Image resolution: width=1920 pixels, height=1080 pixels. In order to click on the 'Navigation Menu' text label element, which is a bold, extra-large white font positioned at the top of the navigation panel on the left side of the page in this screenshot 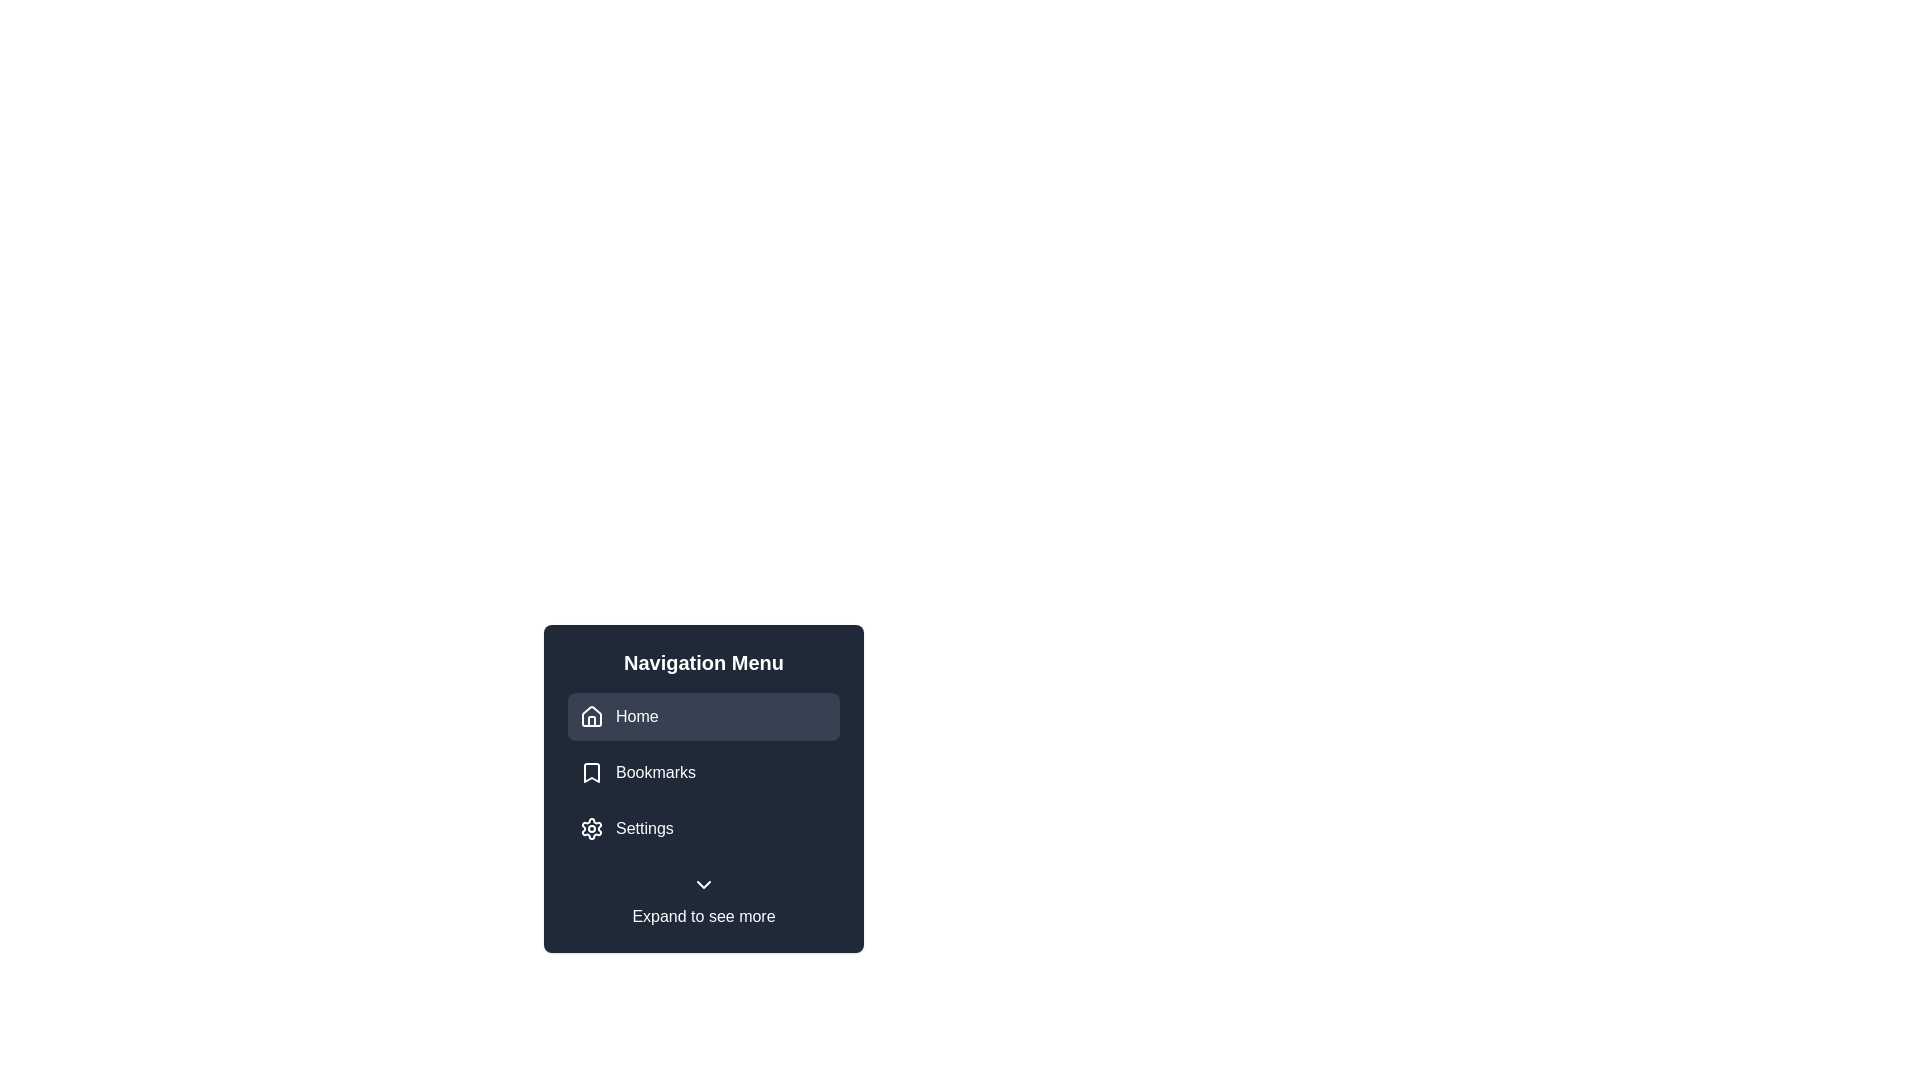, I will do `click(704, 663)`.